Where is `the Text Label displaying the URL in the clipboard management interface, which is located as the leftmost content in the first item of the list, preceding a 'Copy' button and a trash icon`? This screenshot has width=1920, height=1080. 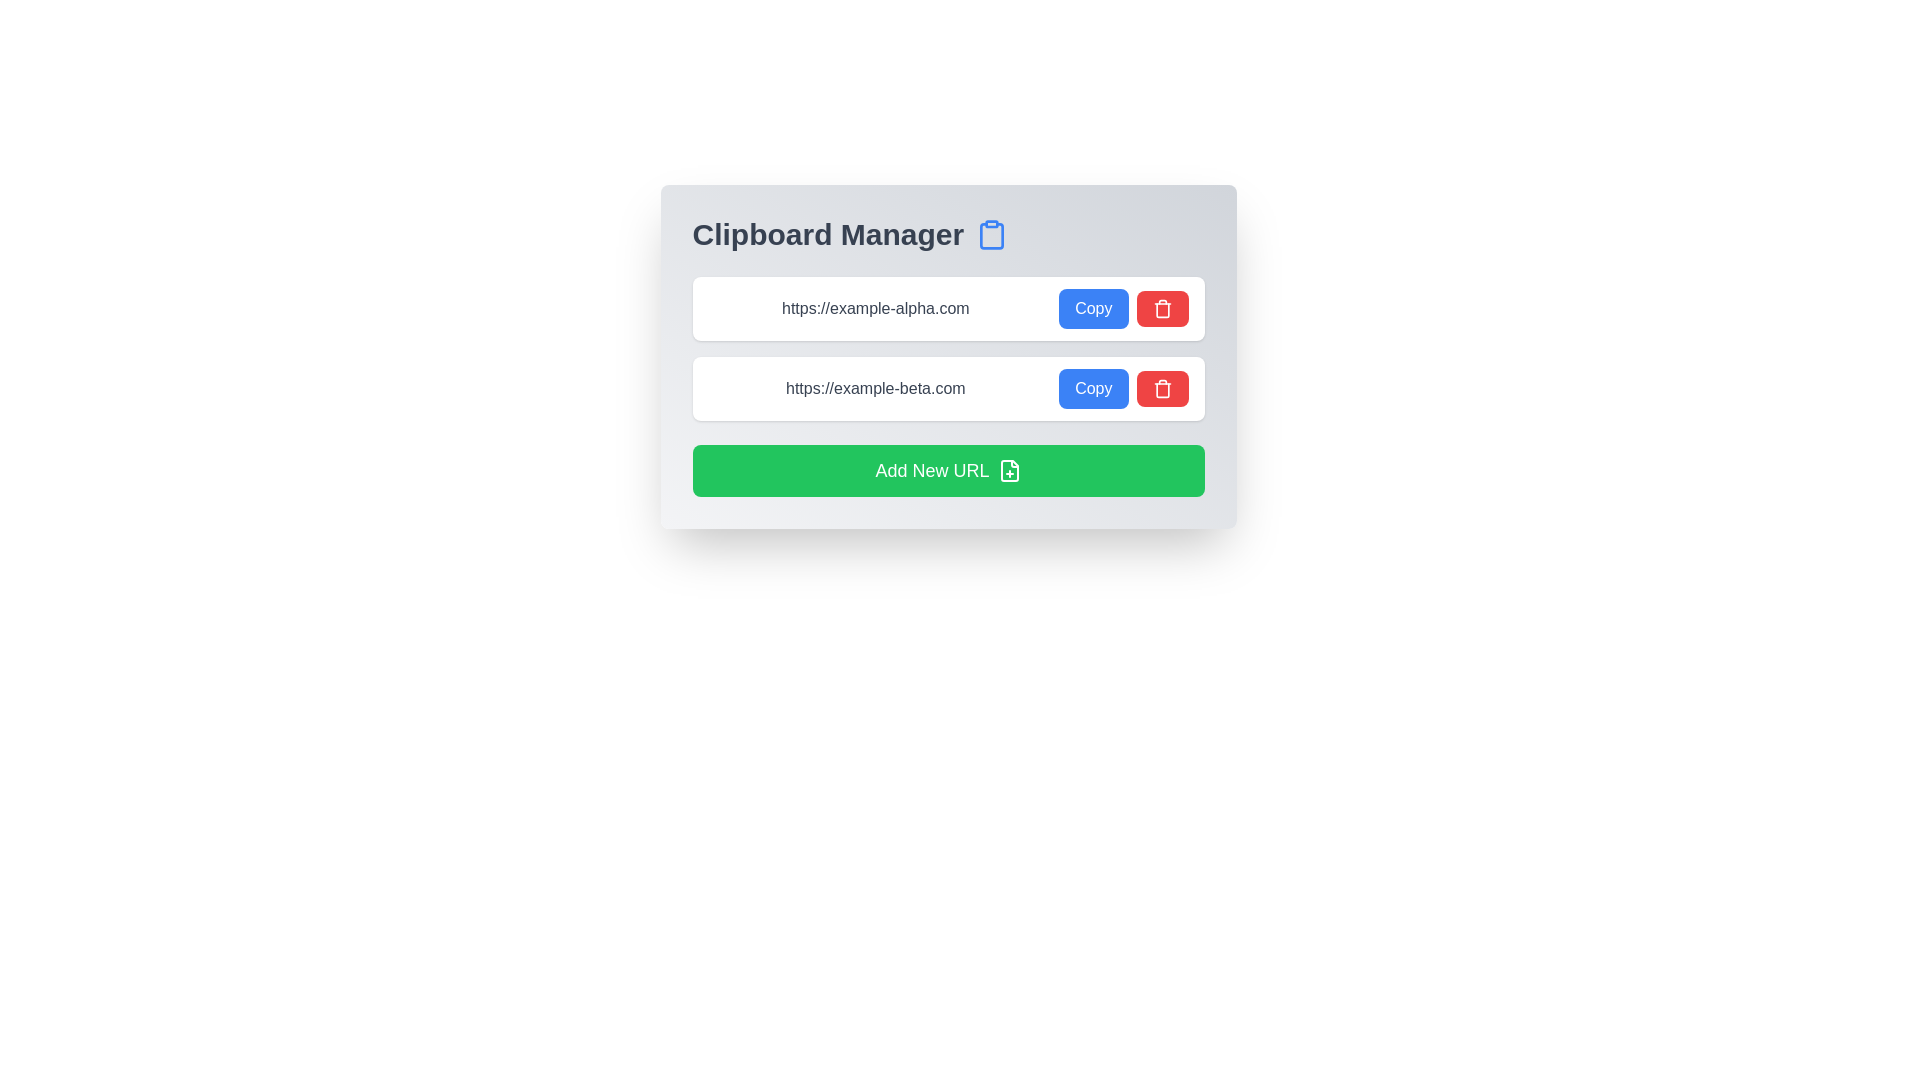 the Text Label displaying the URL in the clipboard management interface, which is located as the leftmost content in the first item of the list, preceding a 'Copy' button and a trash icon is located at coordinates (875, 308).